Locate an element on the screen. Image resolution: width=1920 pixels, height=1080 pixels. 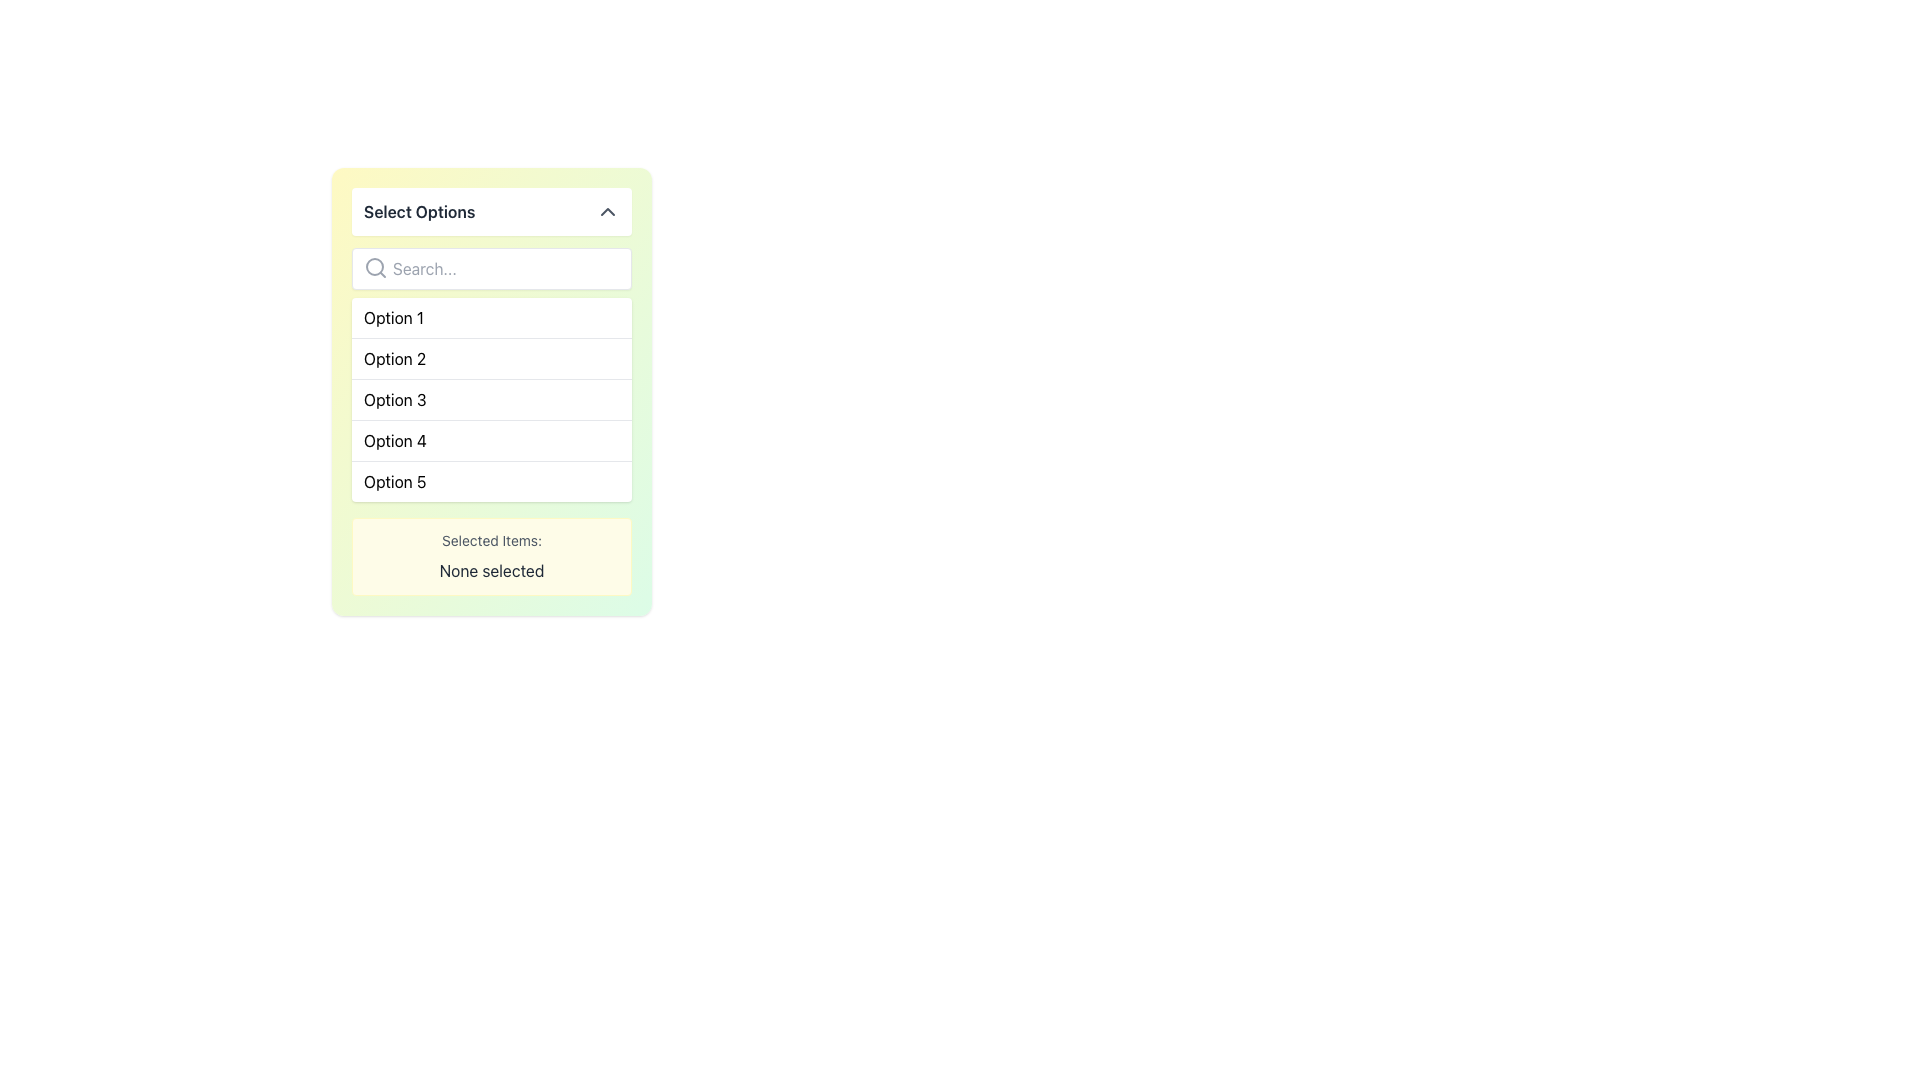
the third option in a vertically stacked list of selectable options with a white background and light gray dividers, located below a search box is located at coordinates (491, 400).